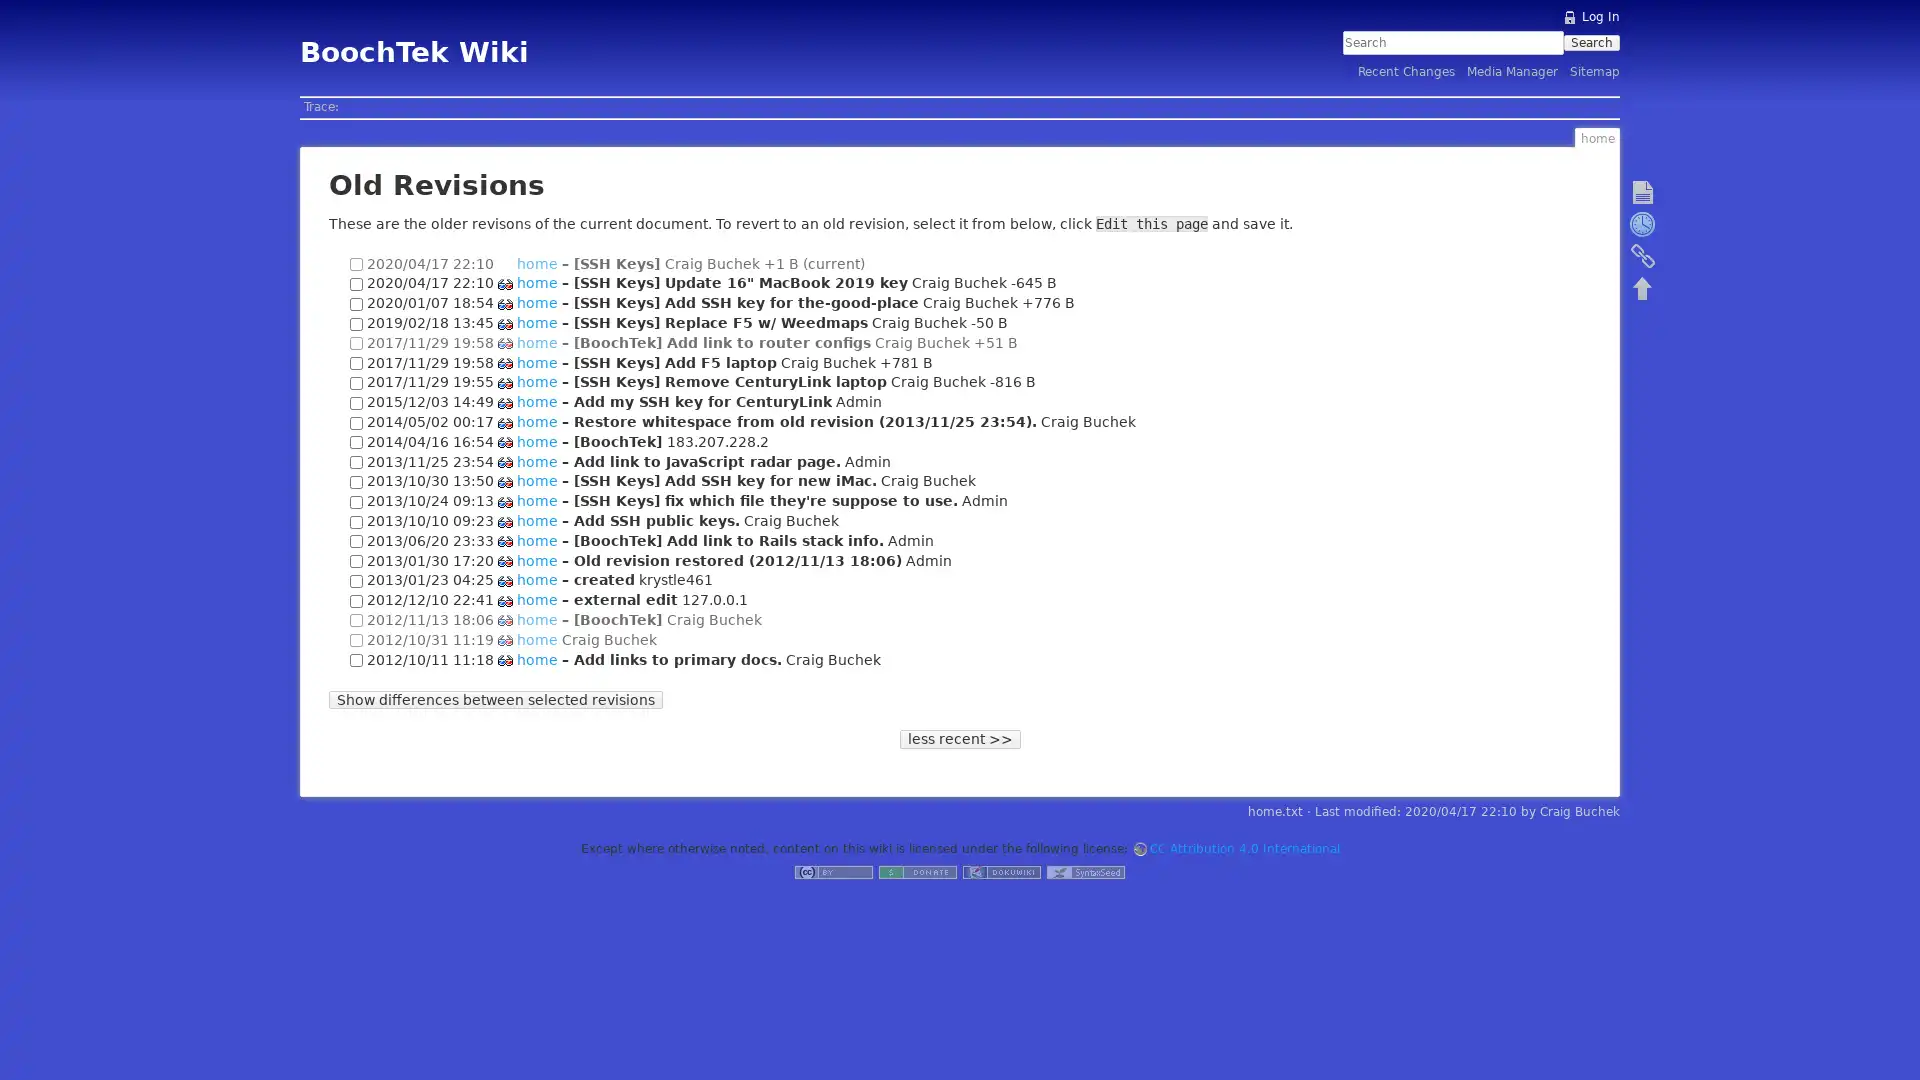 This screenshot has width=1920, height=1080. Describe the element at coordinates (1590, 42) in the screenshot. I see `Search` at that location.